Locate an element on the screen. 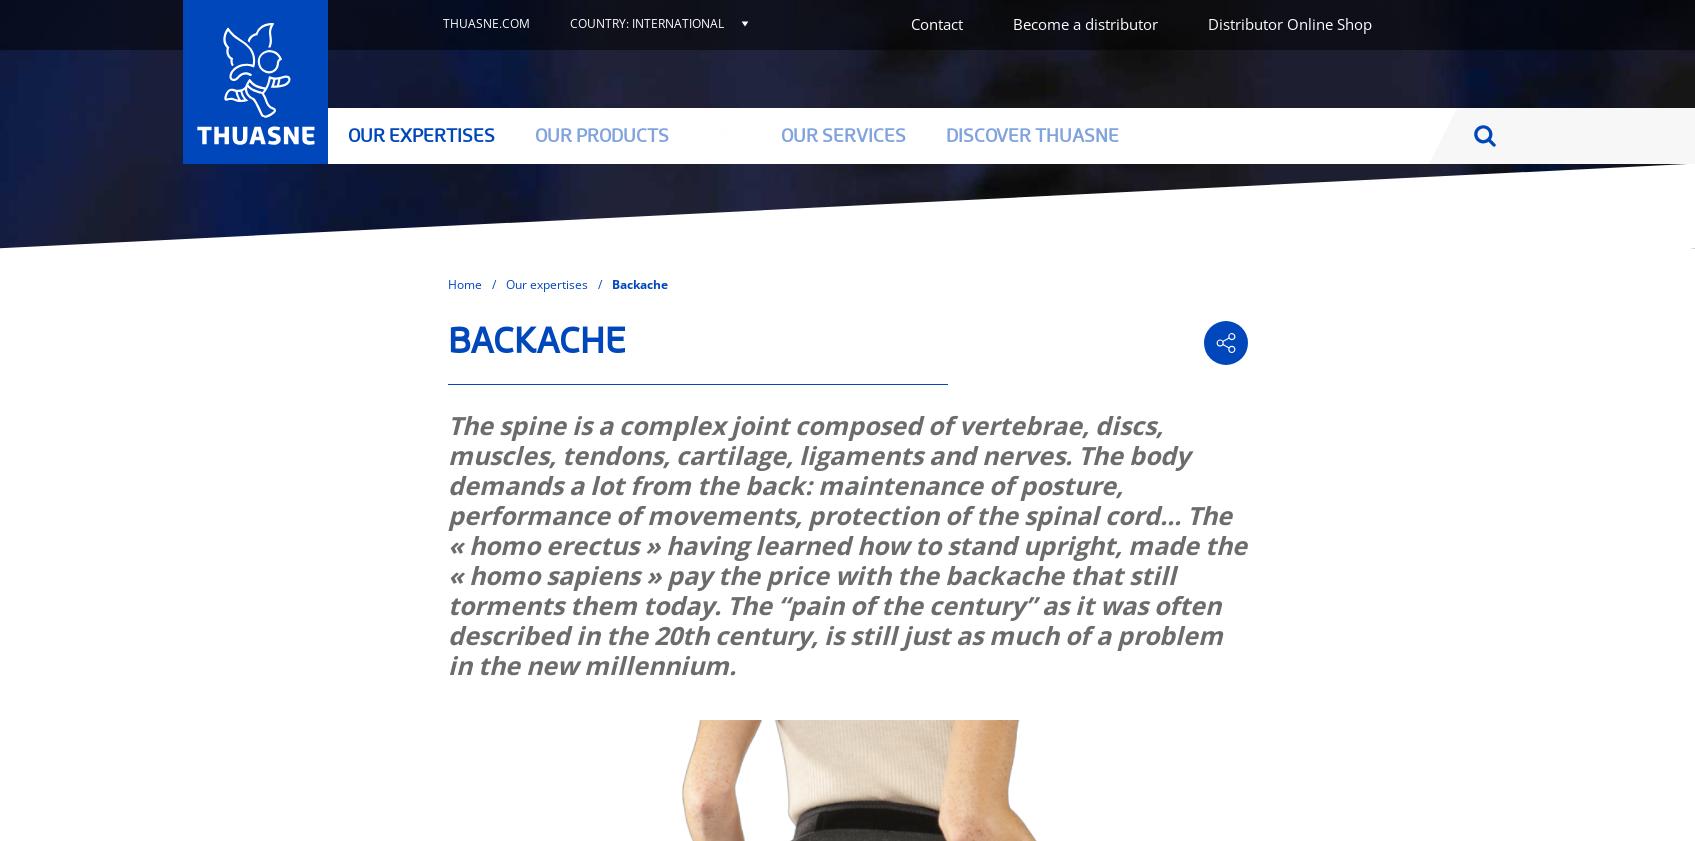 Image resolution: width=1695 pixels, height=841 pixels. 'Distributor Online Shop' is located at coordinates (1288, 21).